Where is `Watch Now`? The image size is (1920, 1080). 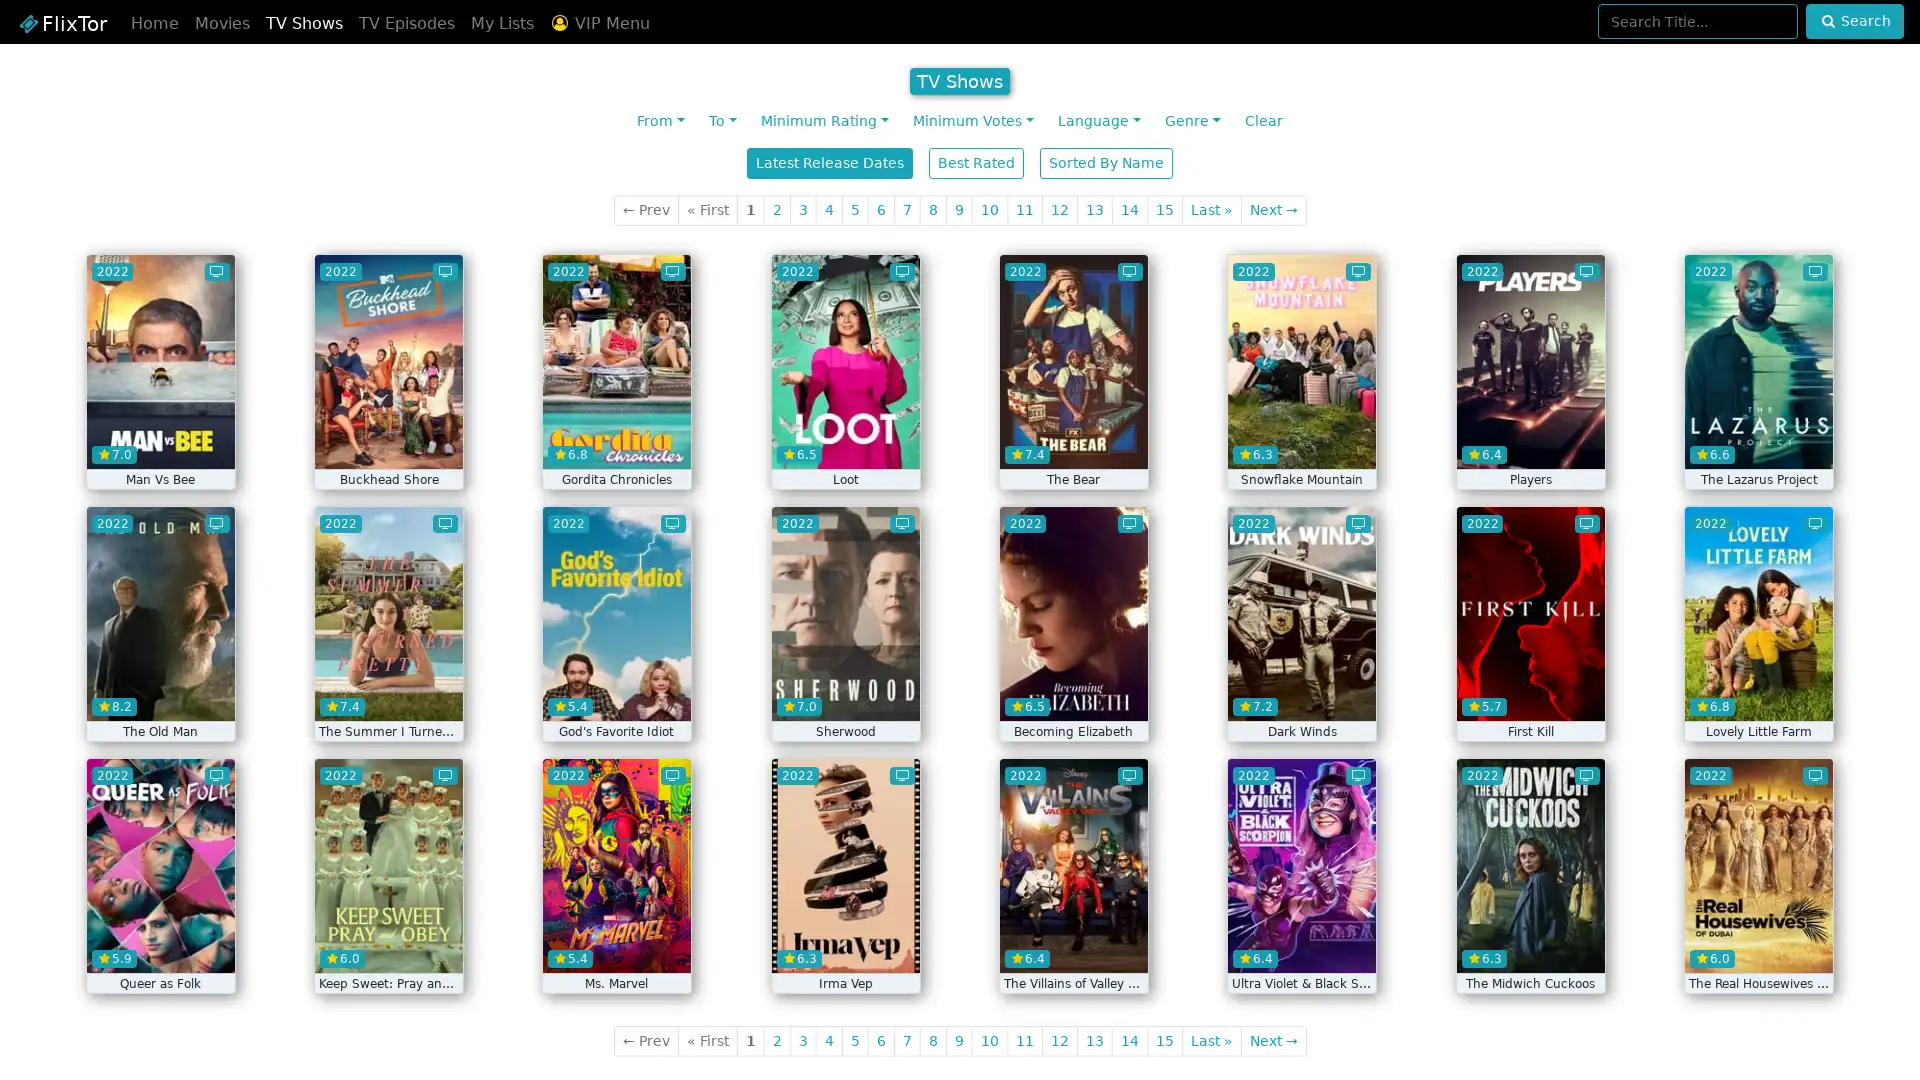
Watch Now is located at coordinates (388, 944).